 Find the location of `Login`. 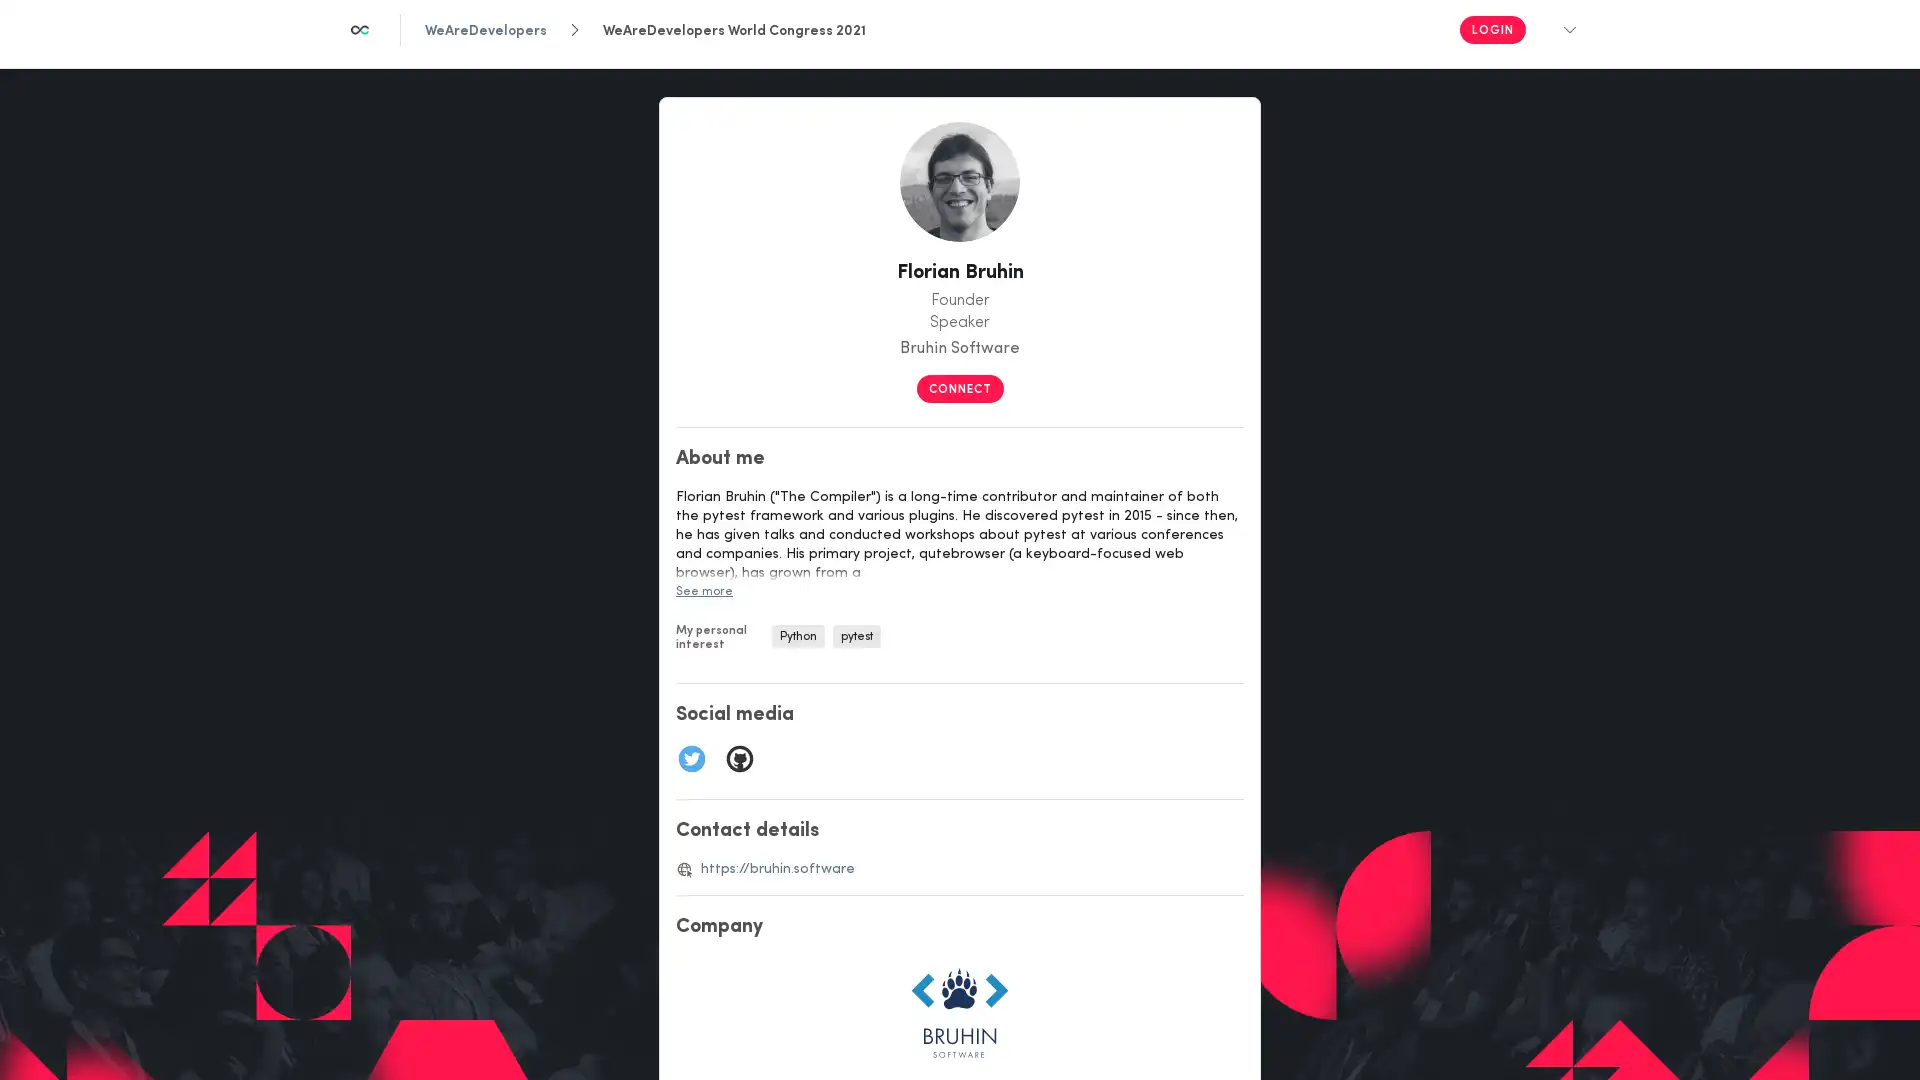

Login is located at coordinates (1492, 30).